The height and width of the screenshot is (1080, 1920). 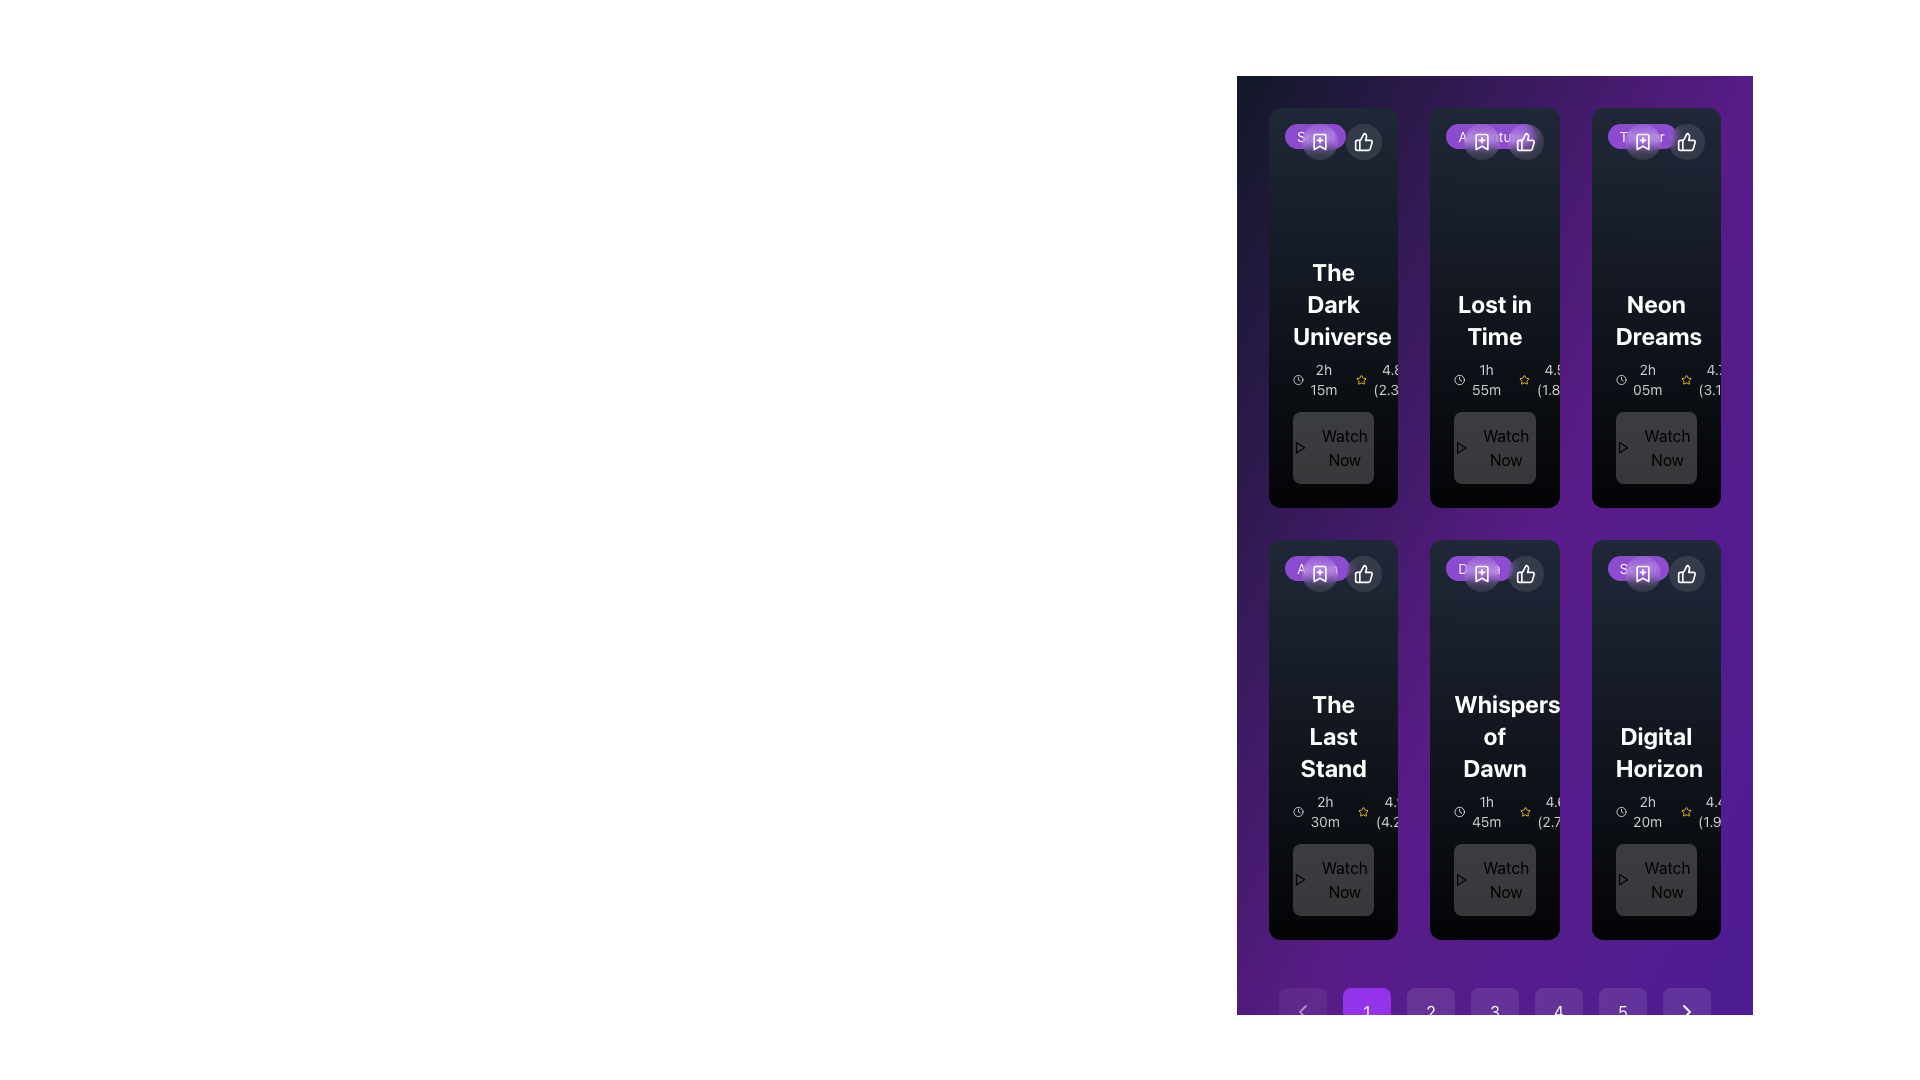 I want to click on the thumbs-up icon button located in the top-right corner of the card layout to like, so click(x=1685, y=574).